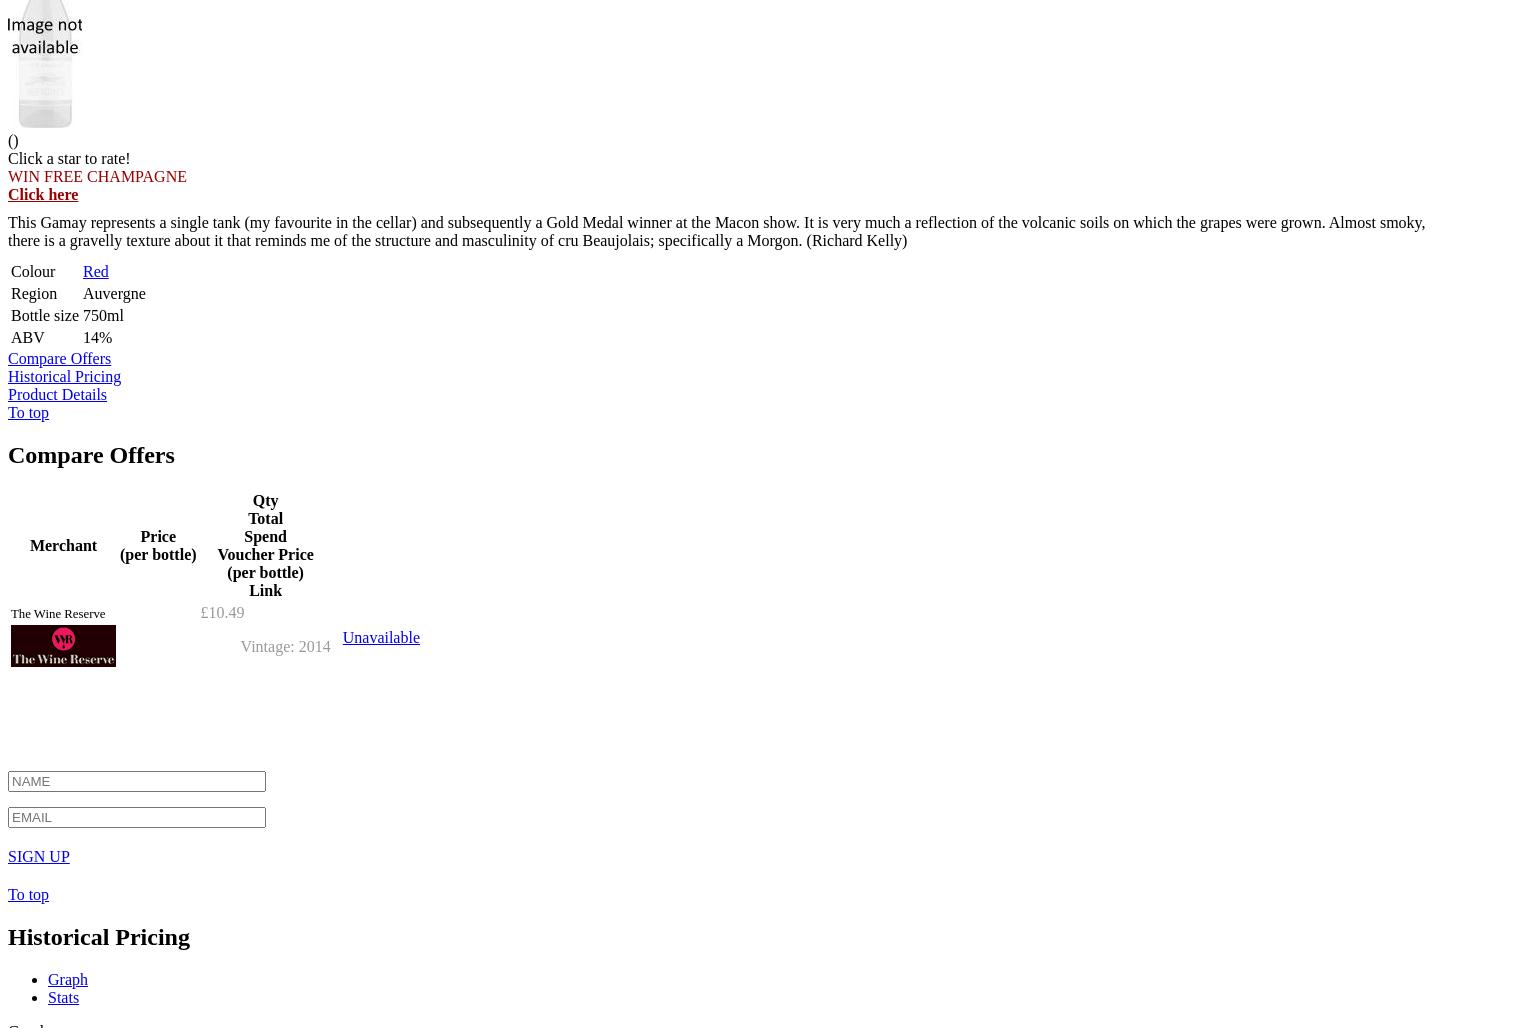 This screenshot has height=1028, width=1525. I want to click on 'Unavailable', so click(379, 635).